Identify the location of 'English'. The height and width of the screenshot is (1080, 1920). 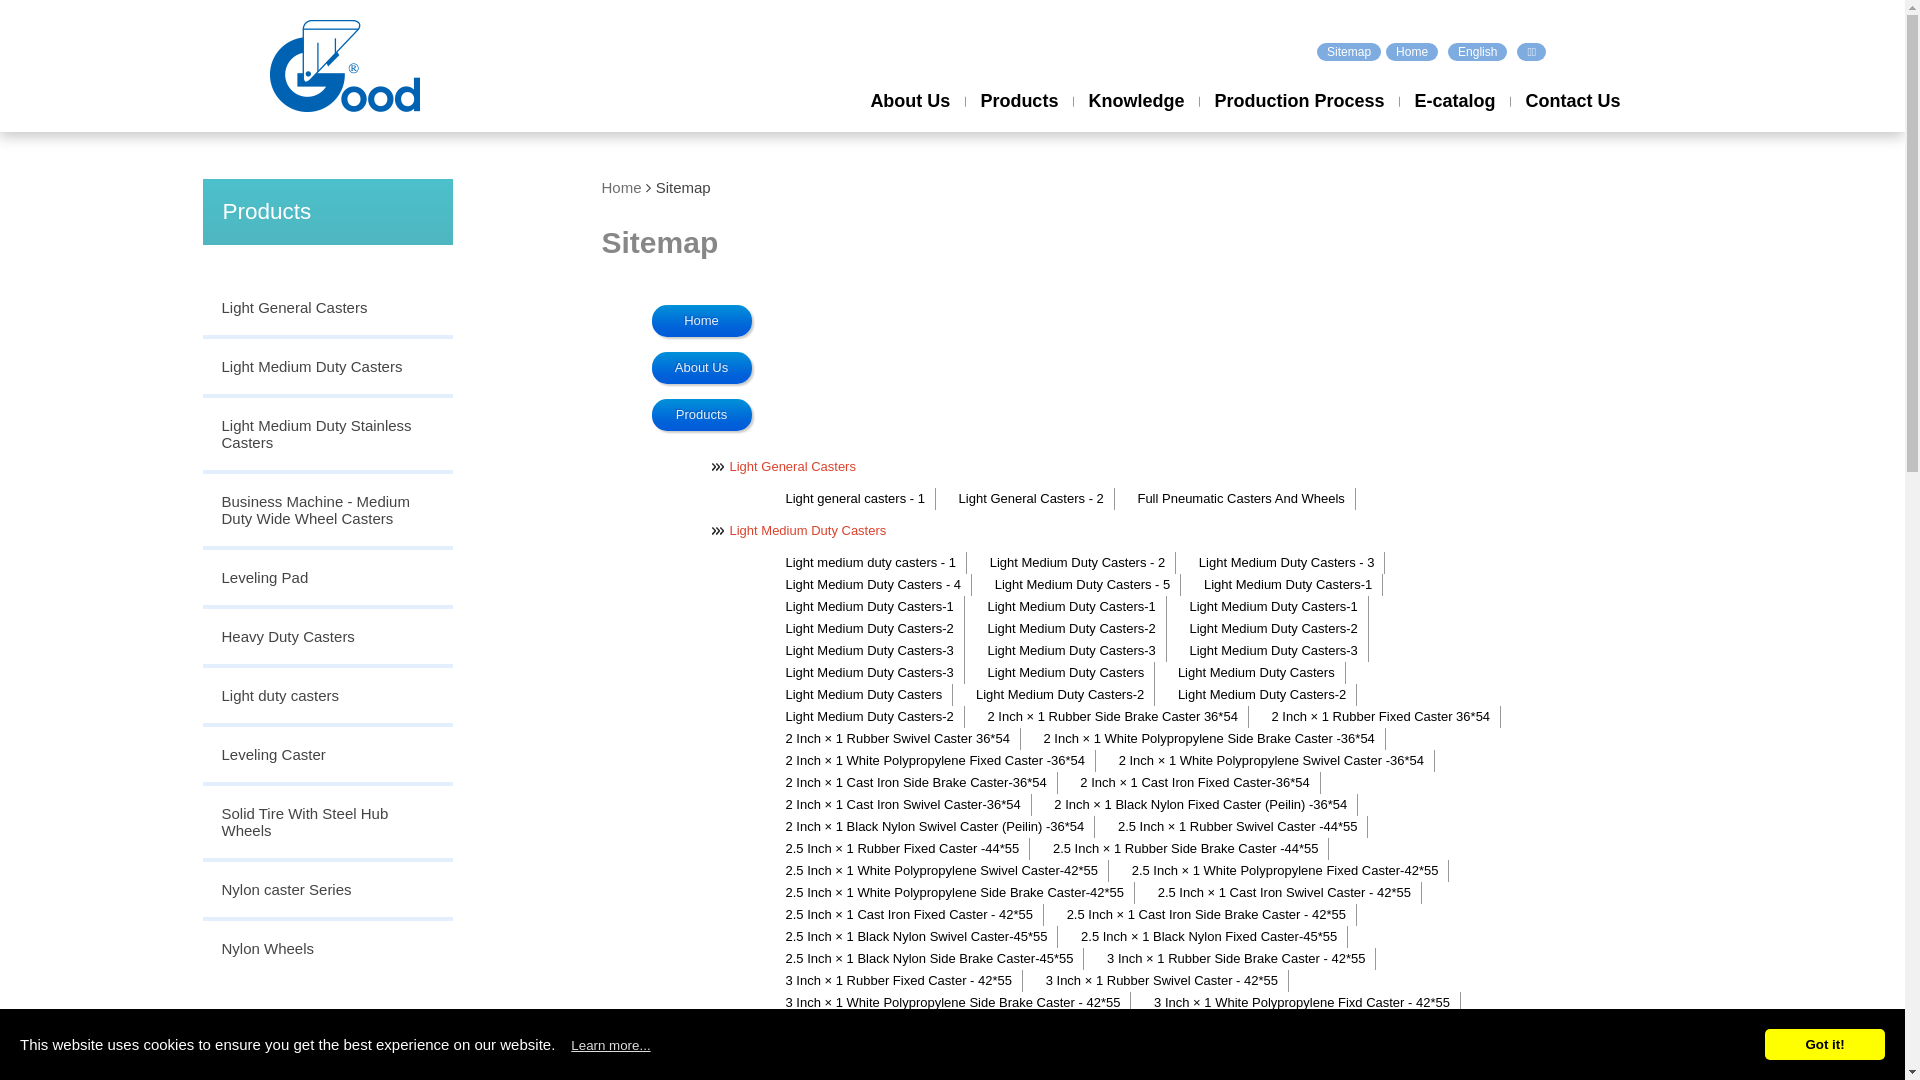
(1477, 50).